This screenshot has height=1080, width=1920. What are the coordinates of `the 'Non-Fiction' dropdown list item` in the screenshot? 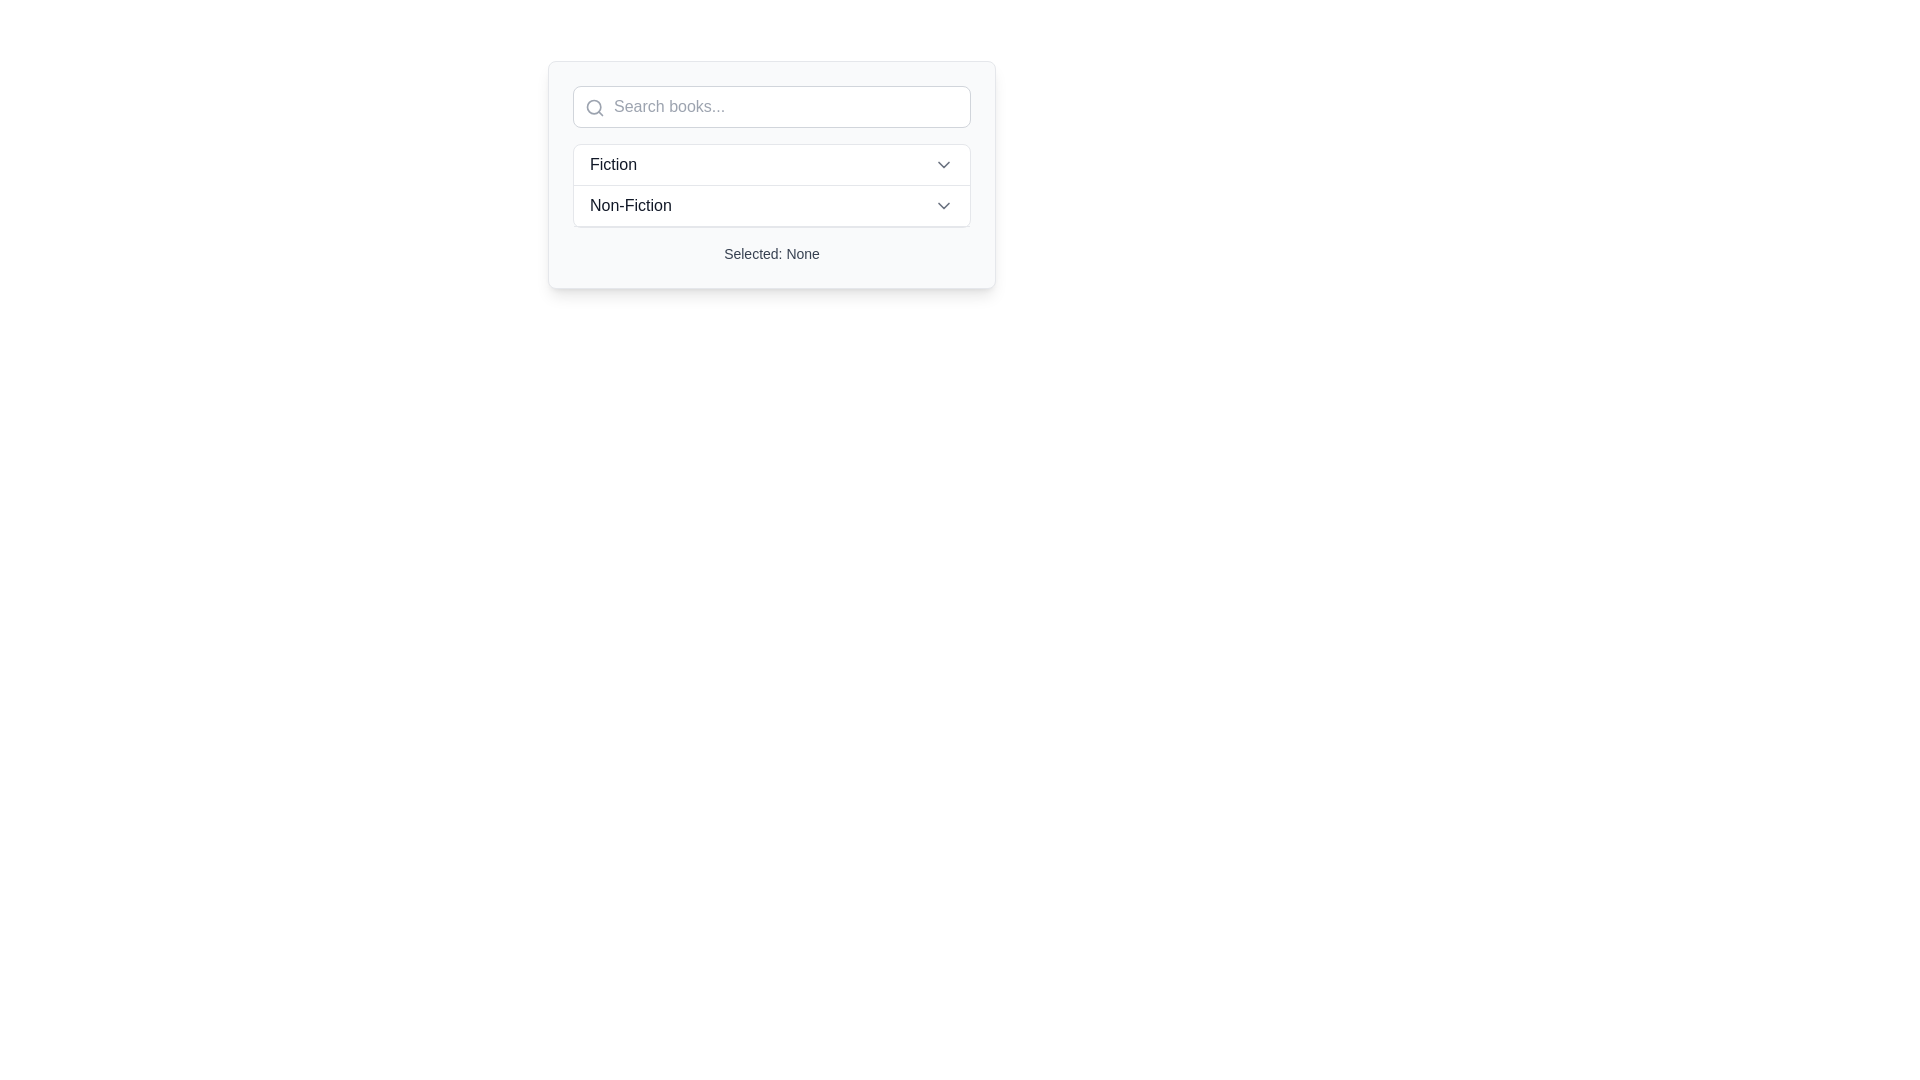 It's located at (771, 206).